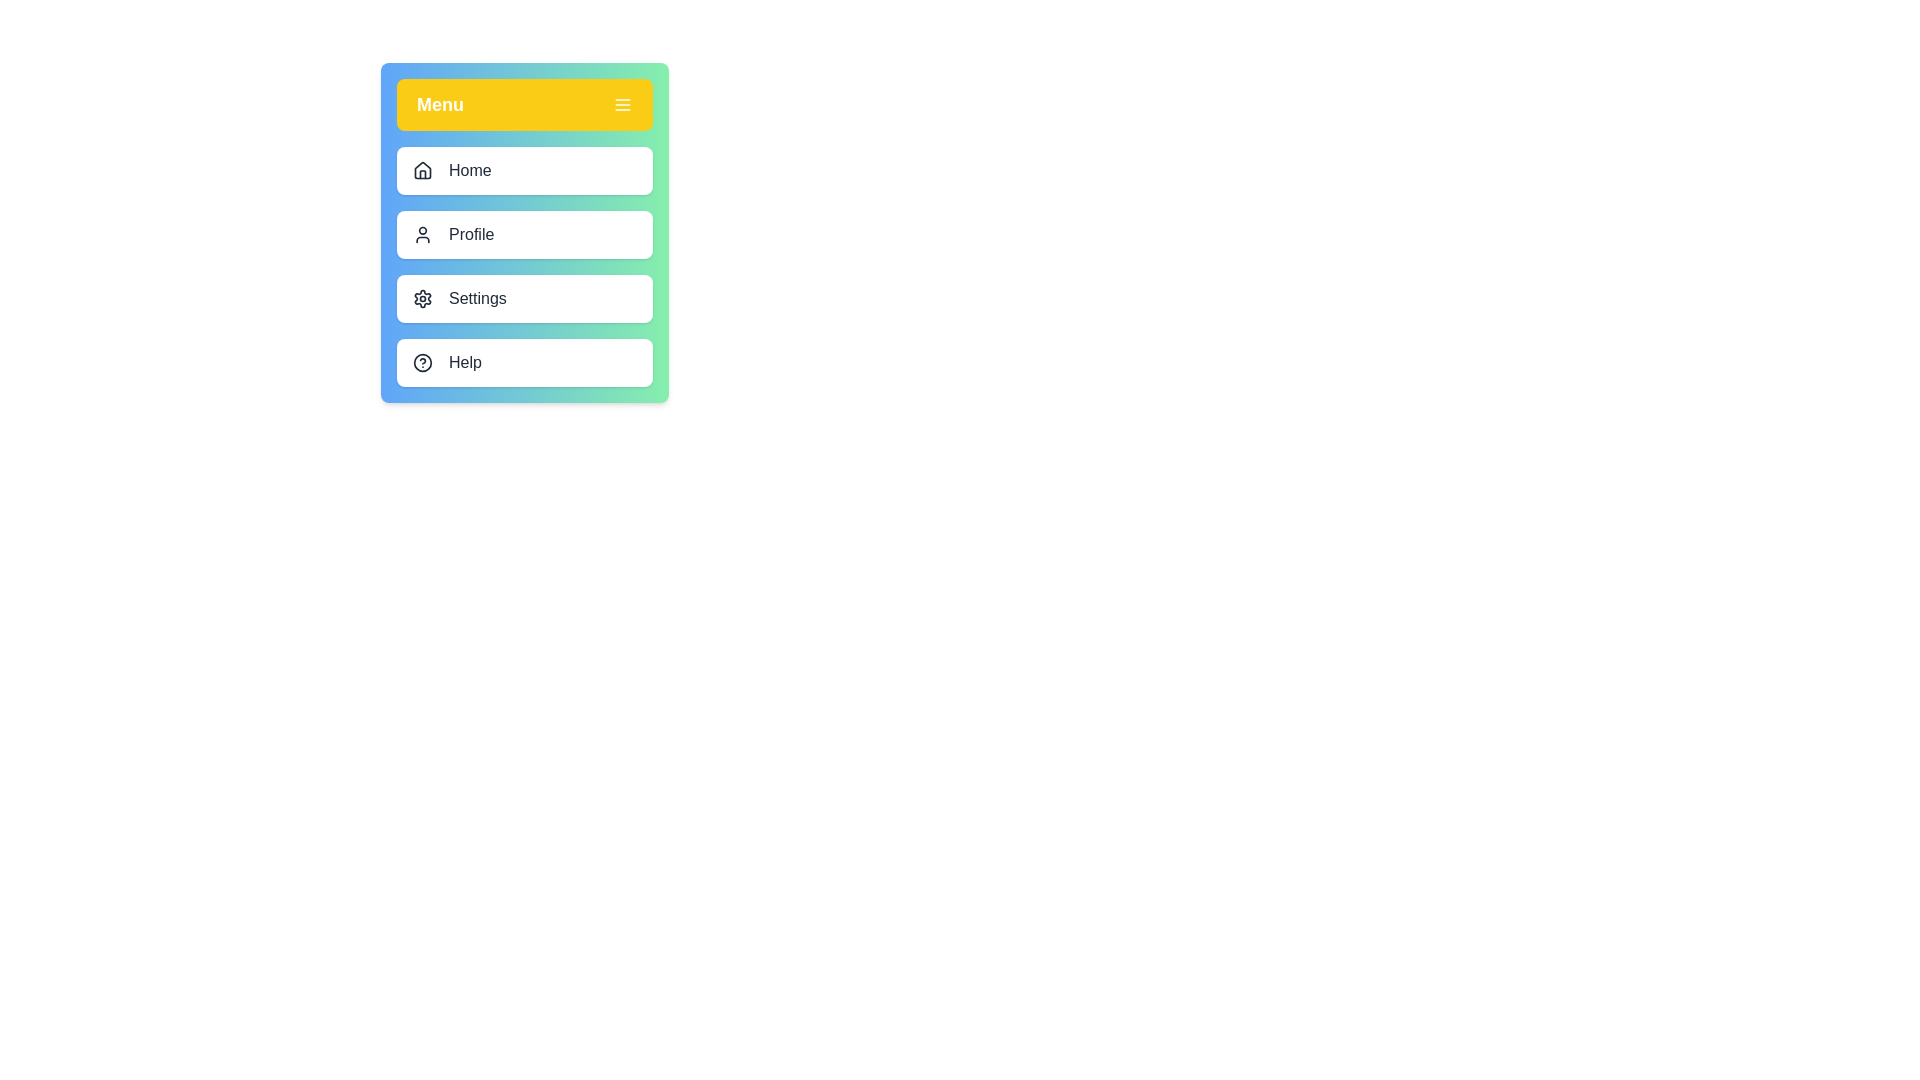 The width and height of the screenshot is (1920, 1080). I want to click on 'Menu' button to toggle the menu visibility, so click(524, 104).